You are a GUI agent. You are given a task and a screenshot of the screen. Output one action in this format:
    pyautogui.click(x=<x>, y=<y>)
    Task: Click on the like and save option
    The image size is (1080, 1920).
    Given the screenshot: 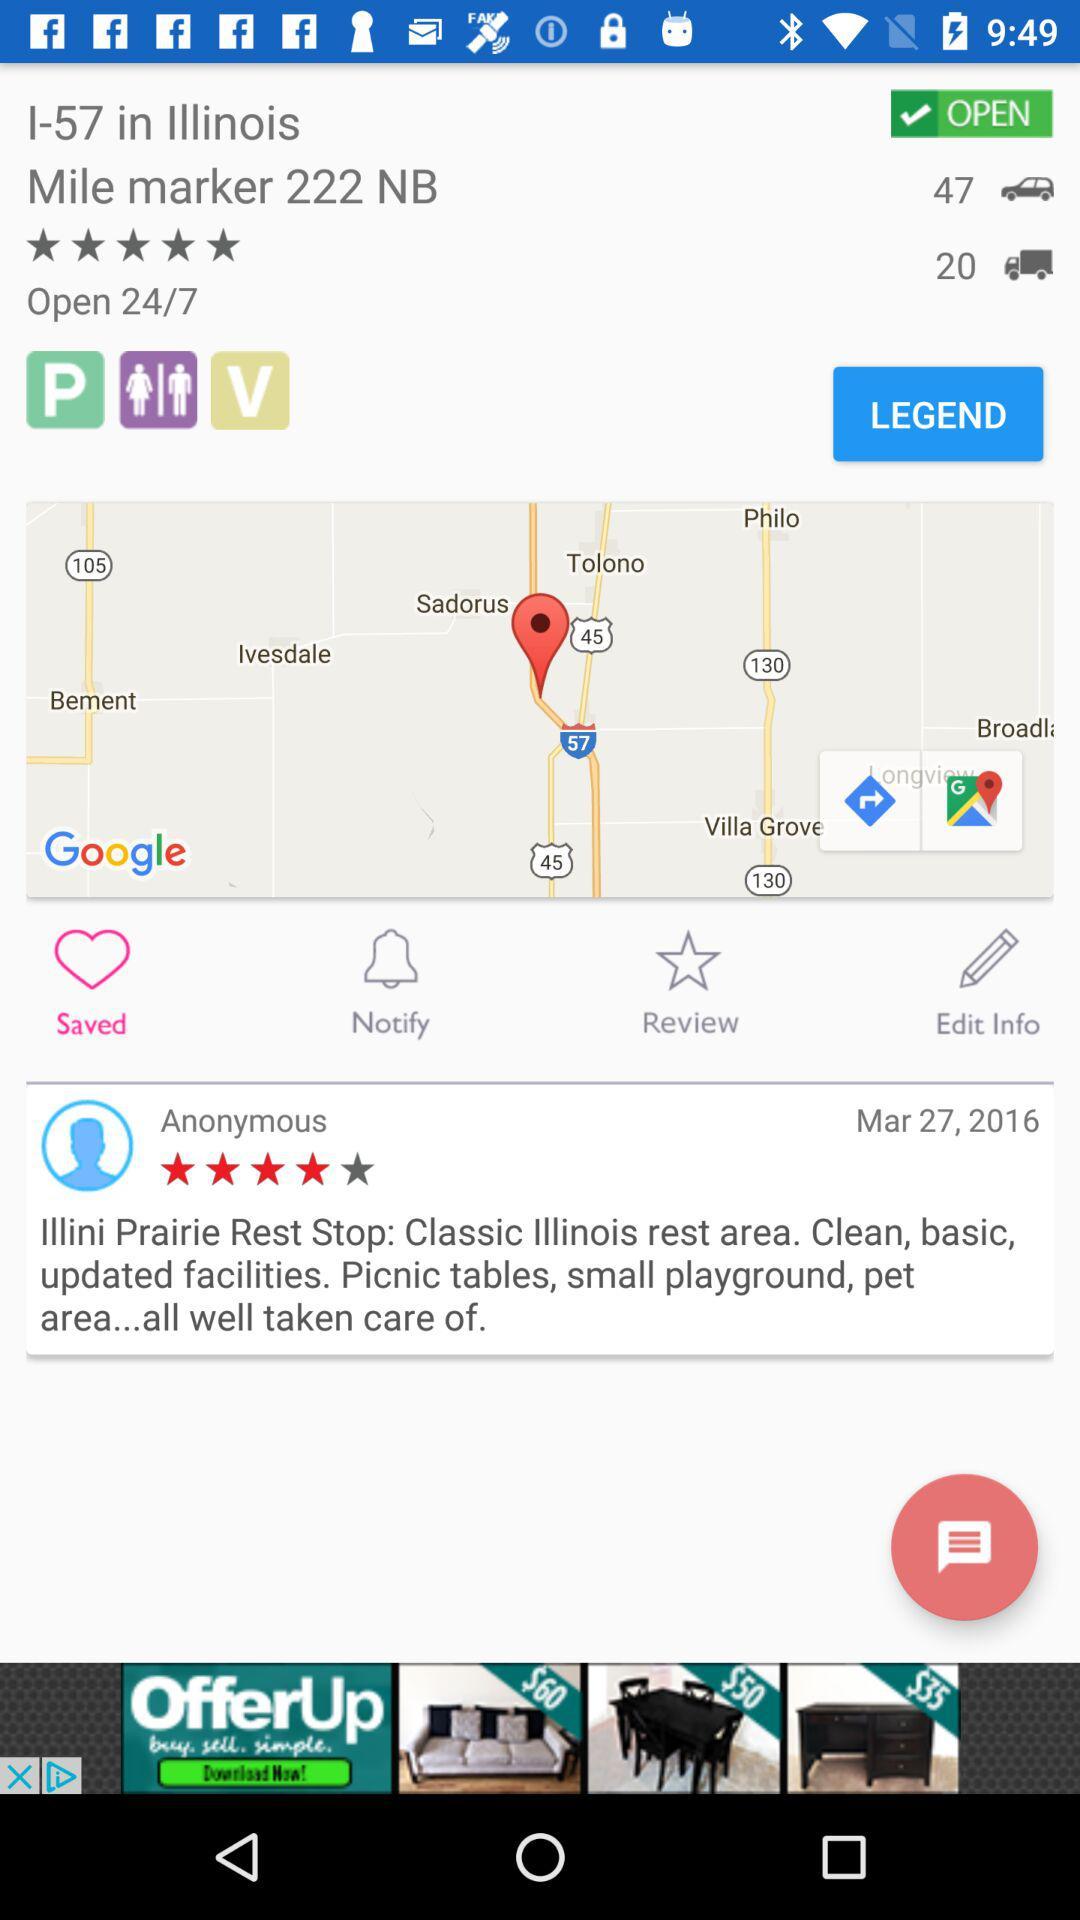 What is the action you would take?
    pyautogui.click(x=91, y=982)
    